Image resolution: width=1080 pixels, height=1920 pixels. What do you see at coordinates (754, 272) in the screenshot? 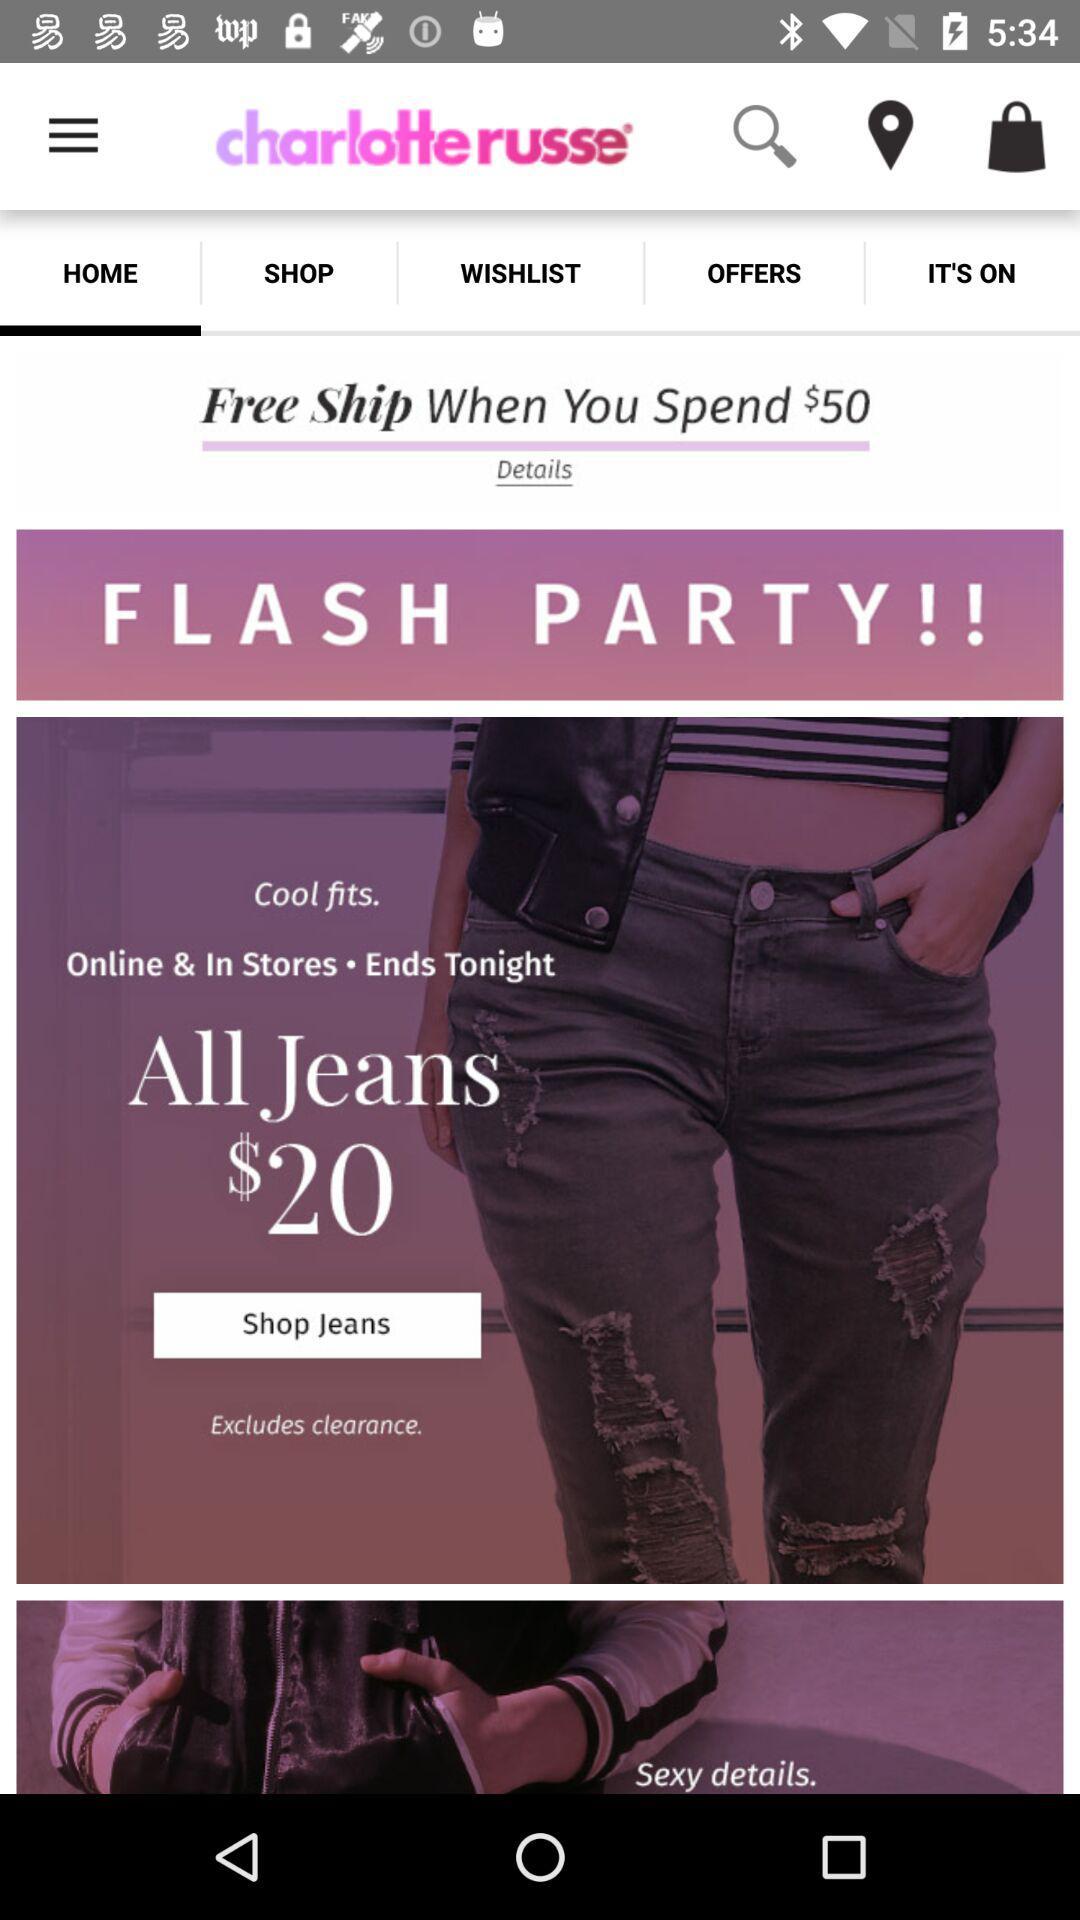
I see `icon next to the it's on item` at bounding box center [754, 272].